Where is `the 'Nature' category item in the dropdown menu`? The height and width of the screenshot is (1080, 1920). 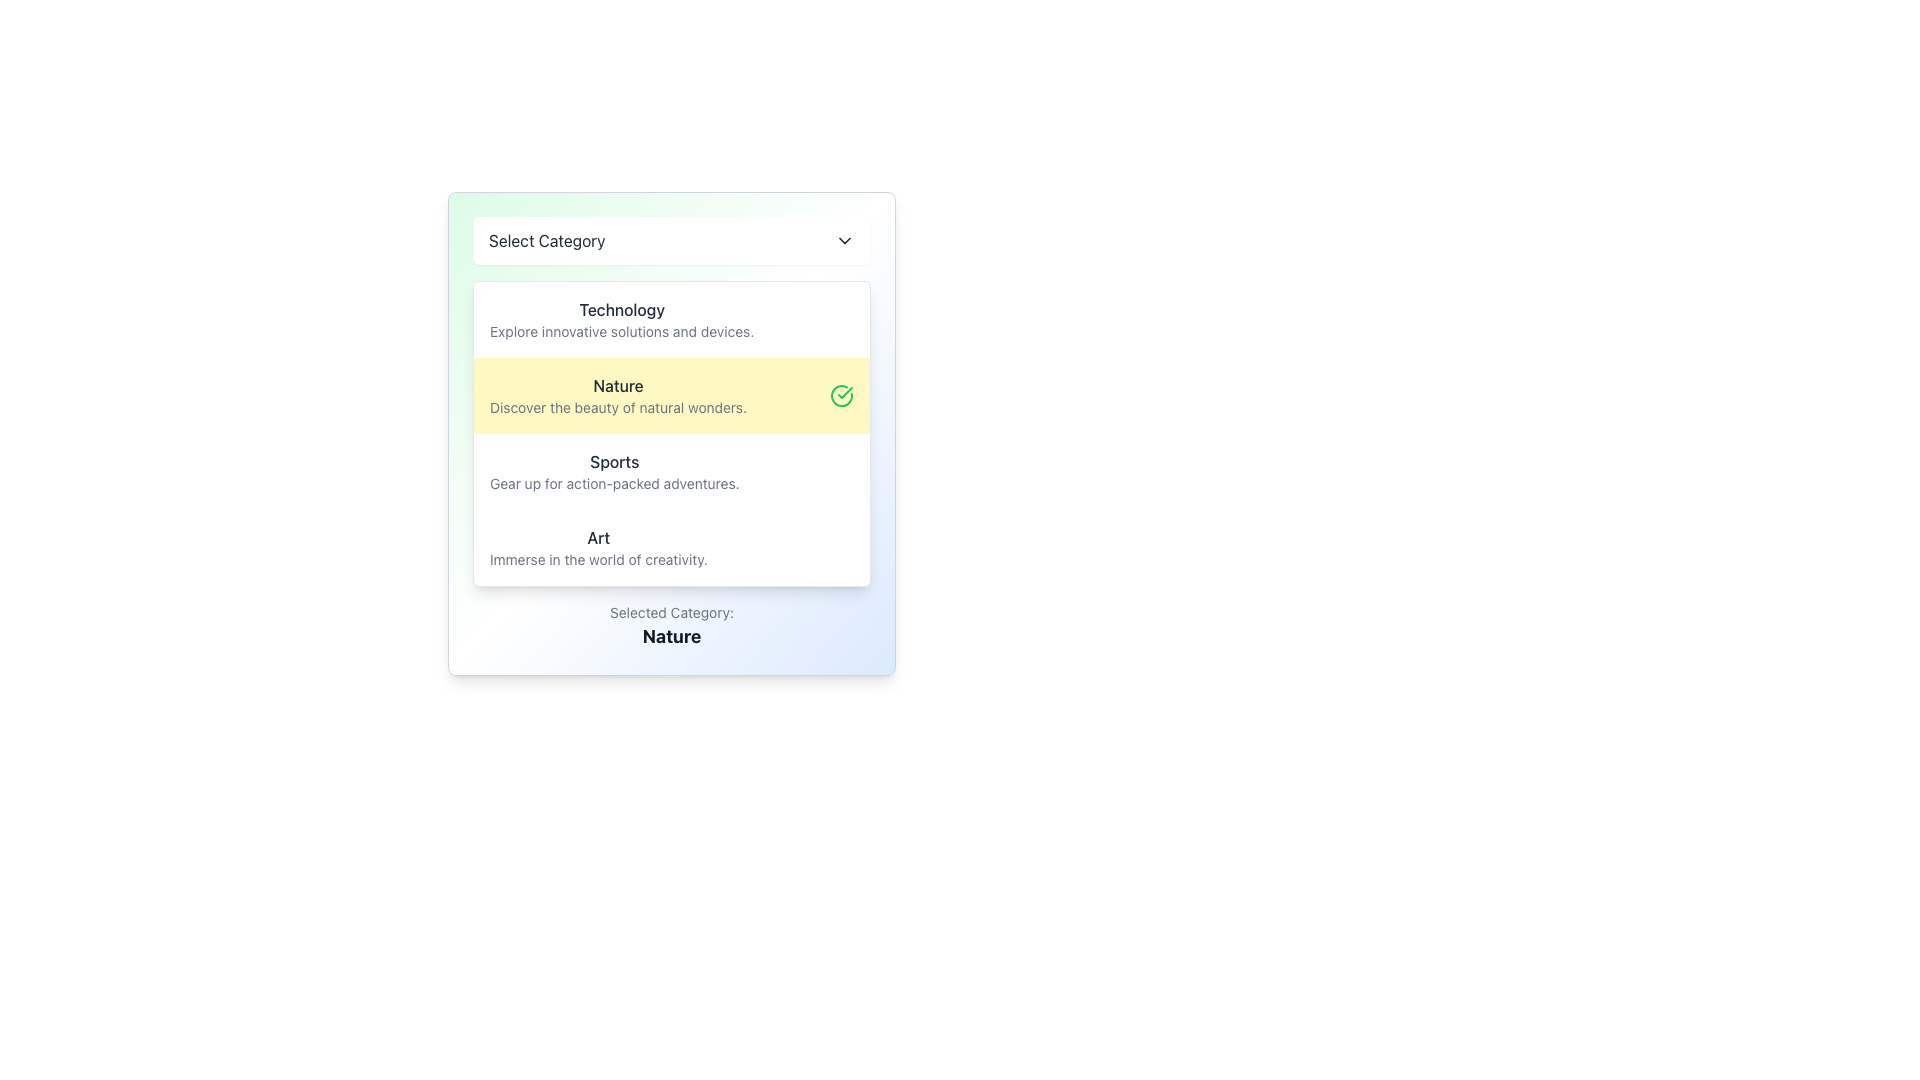 the 'Nature' category item in the dropdown menu is located at coordinates (672, 433).